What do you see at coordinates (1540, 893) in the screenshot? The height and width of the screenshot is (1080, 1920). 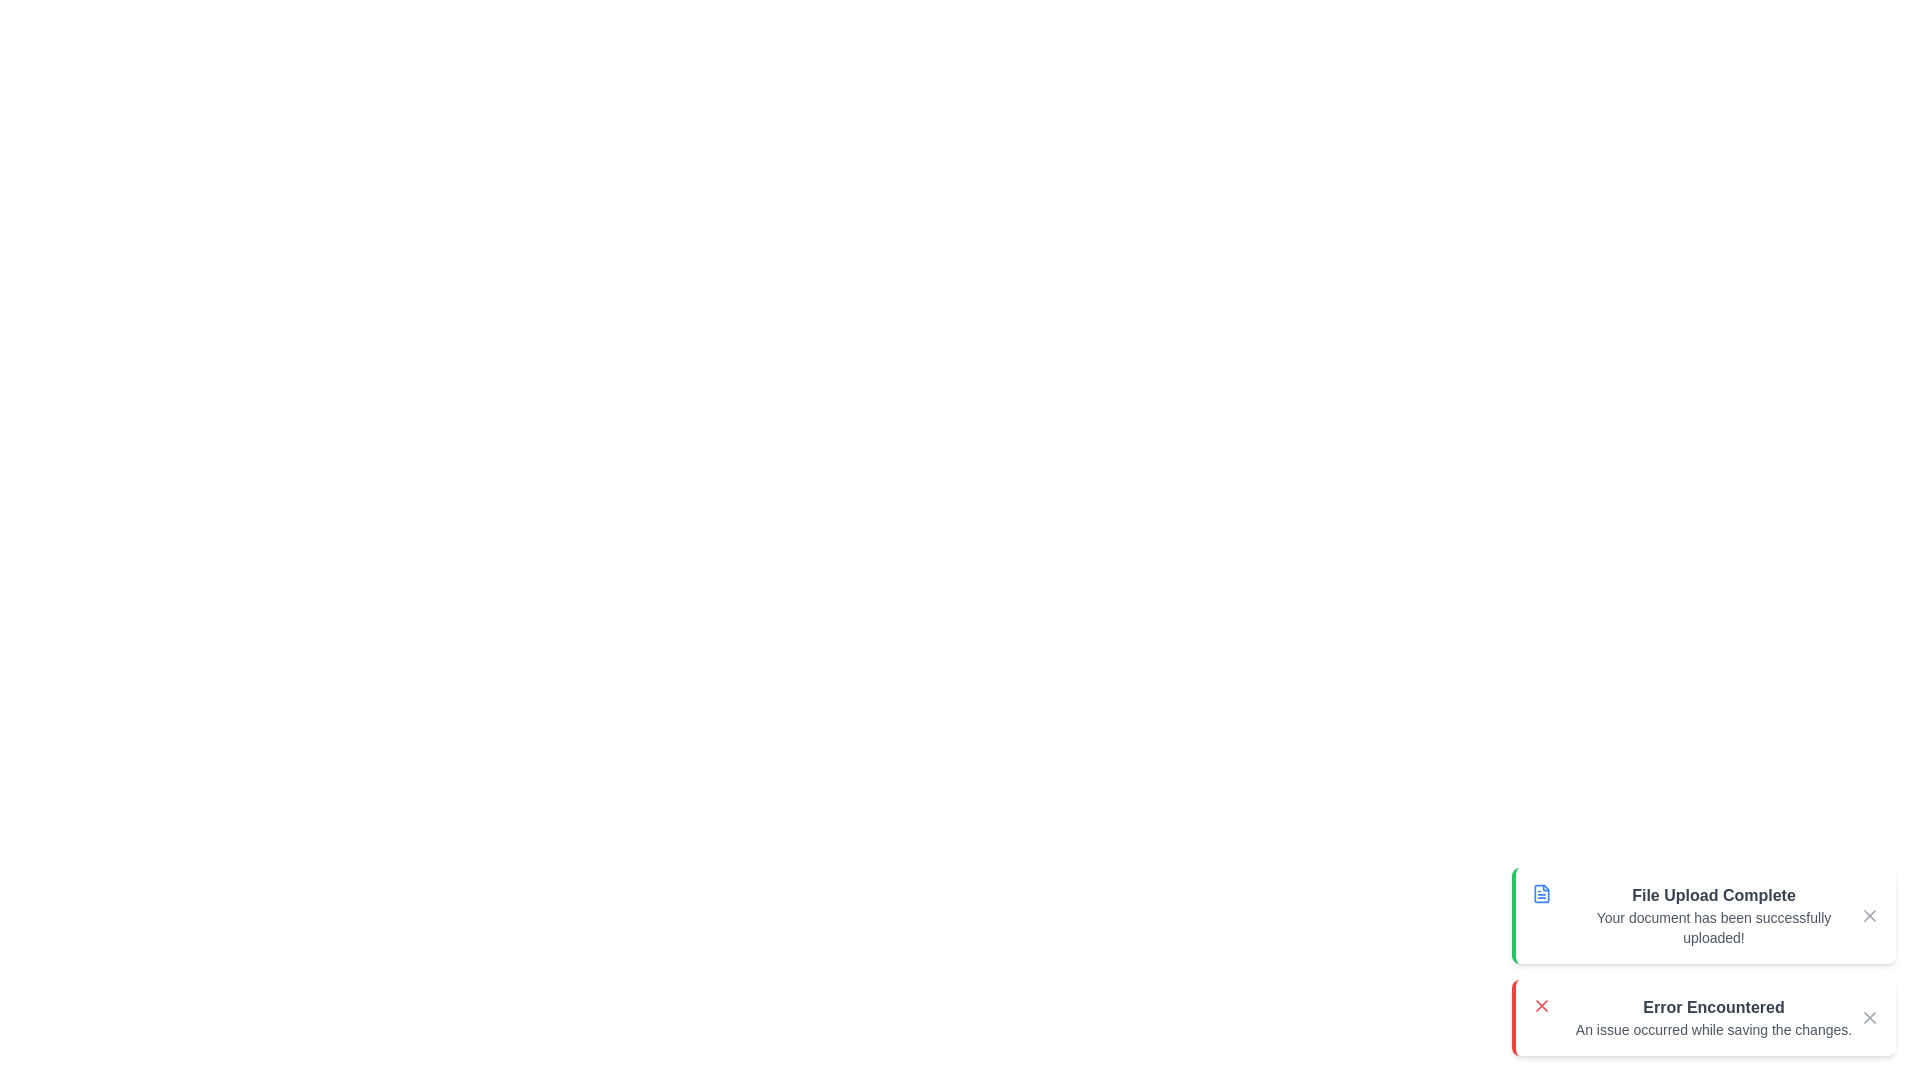 I see `the notification icon for success` at bounding box center [1540, 893].